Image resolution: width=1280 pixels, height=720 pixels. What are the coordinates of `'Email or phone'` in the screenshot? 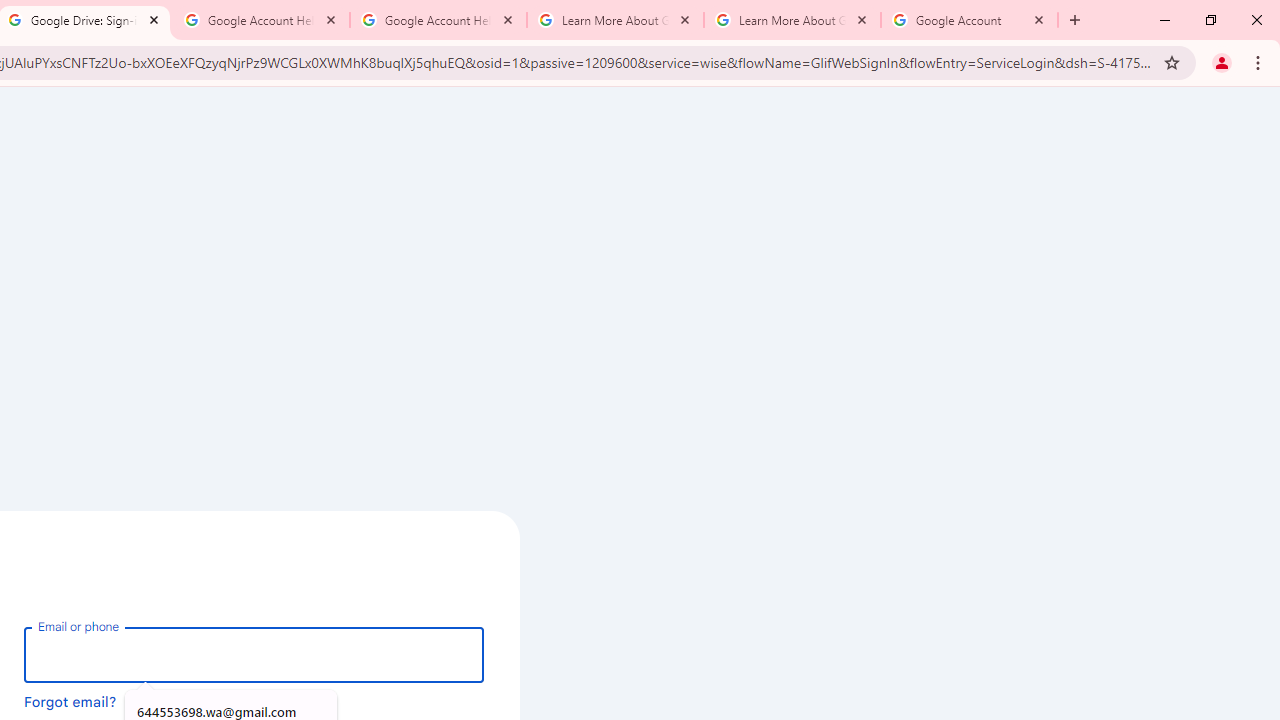 It's located at (253, 654).